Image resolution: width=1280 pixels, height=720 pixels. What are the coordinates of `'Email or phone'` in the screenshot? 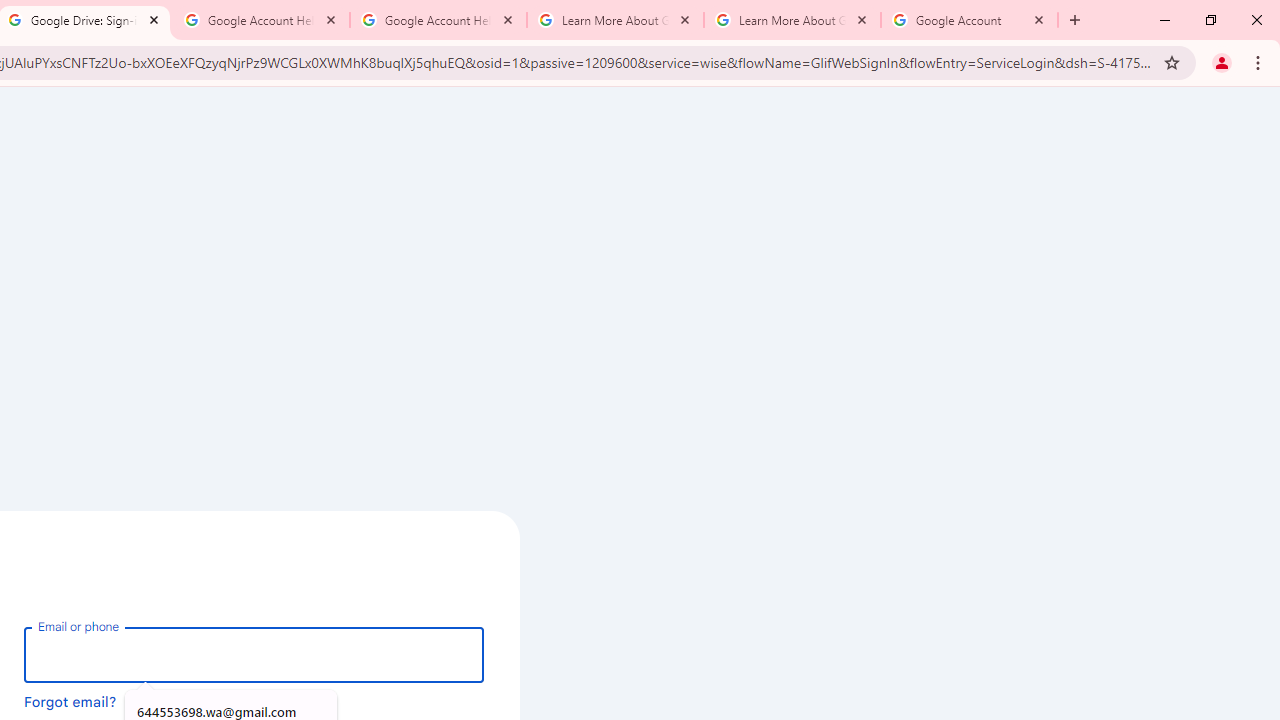 It's located at (253, 654).